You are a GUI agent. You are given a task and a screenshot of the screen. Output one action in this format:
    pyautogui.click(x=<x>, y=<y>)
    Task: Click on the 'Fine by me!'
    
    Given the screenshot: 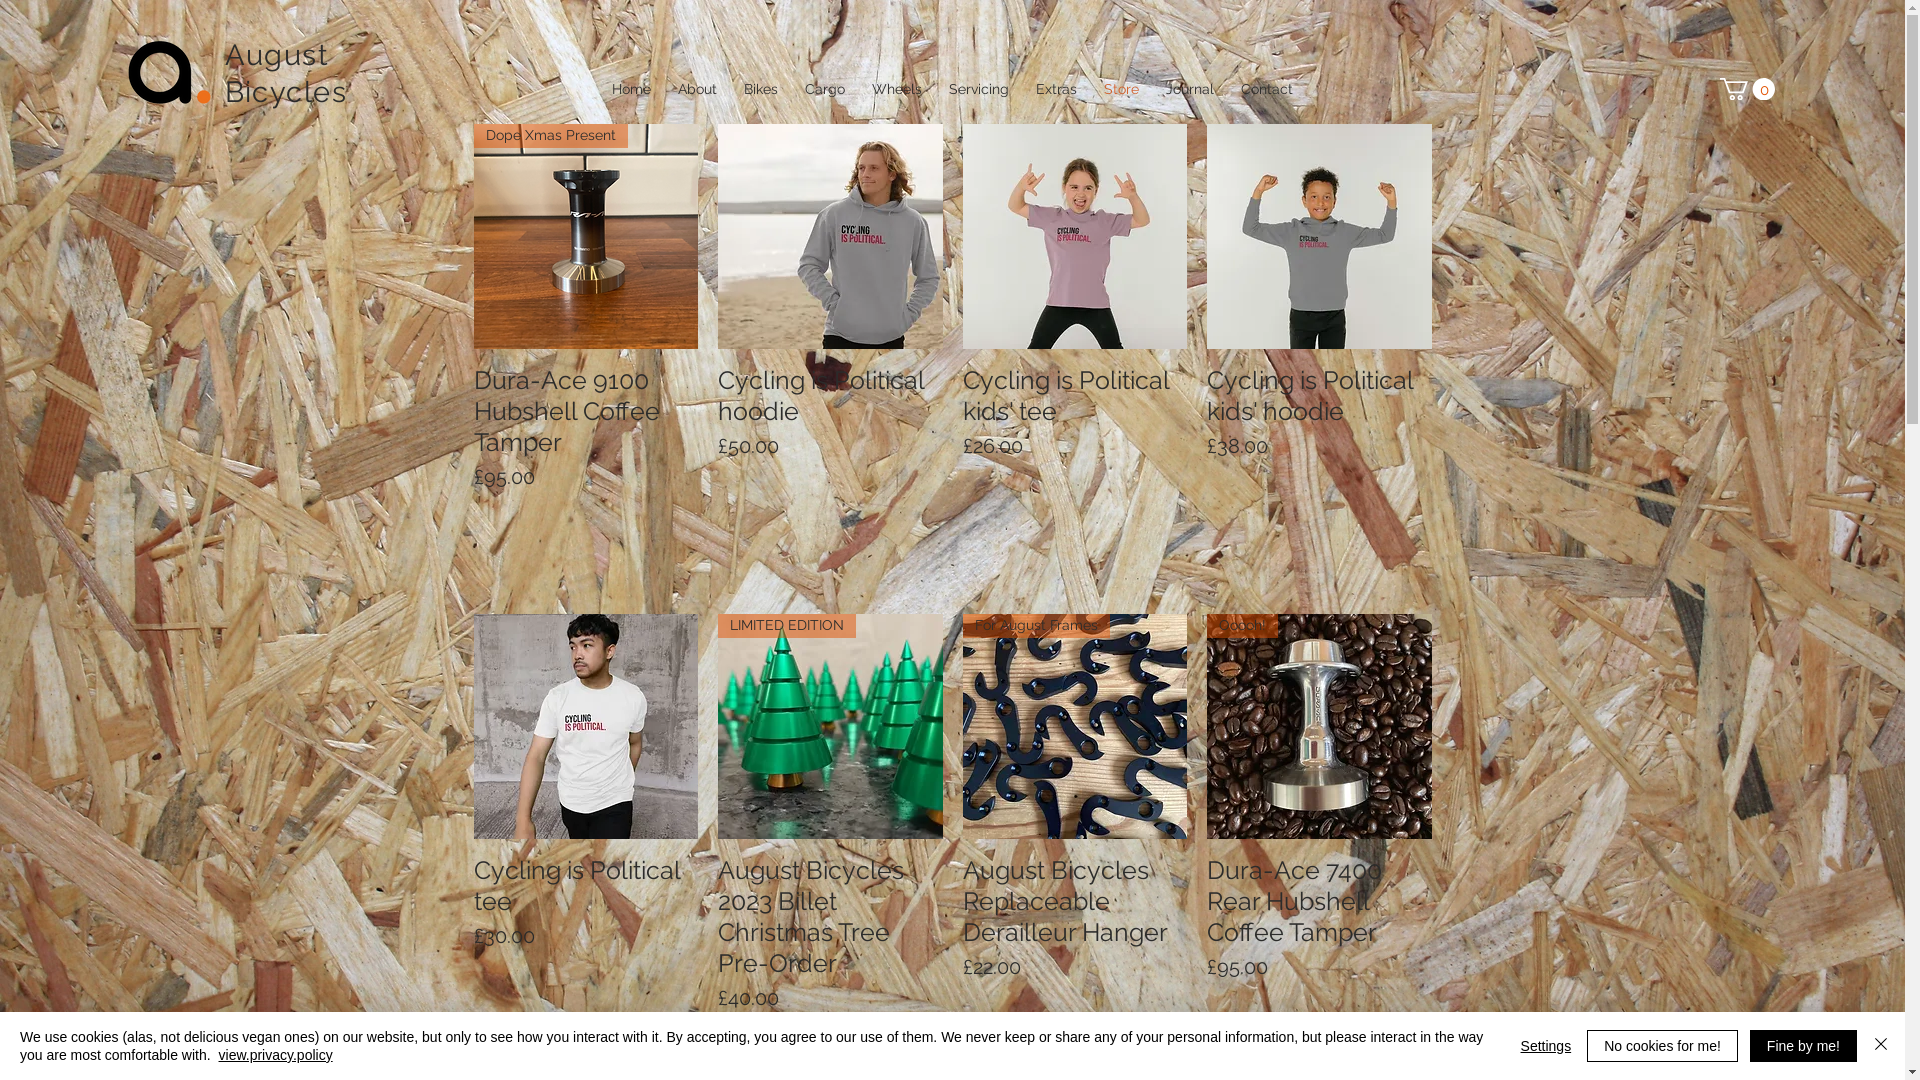 What is the action you would take?
    pyautogui.click(x=1803, y=1044)
    